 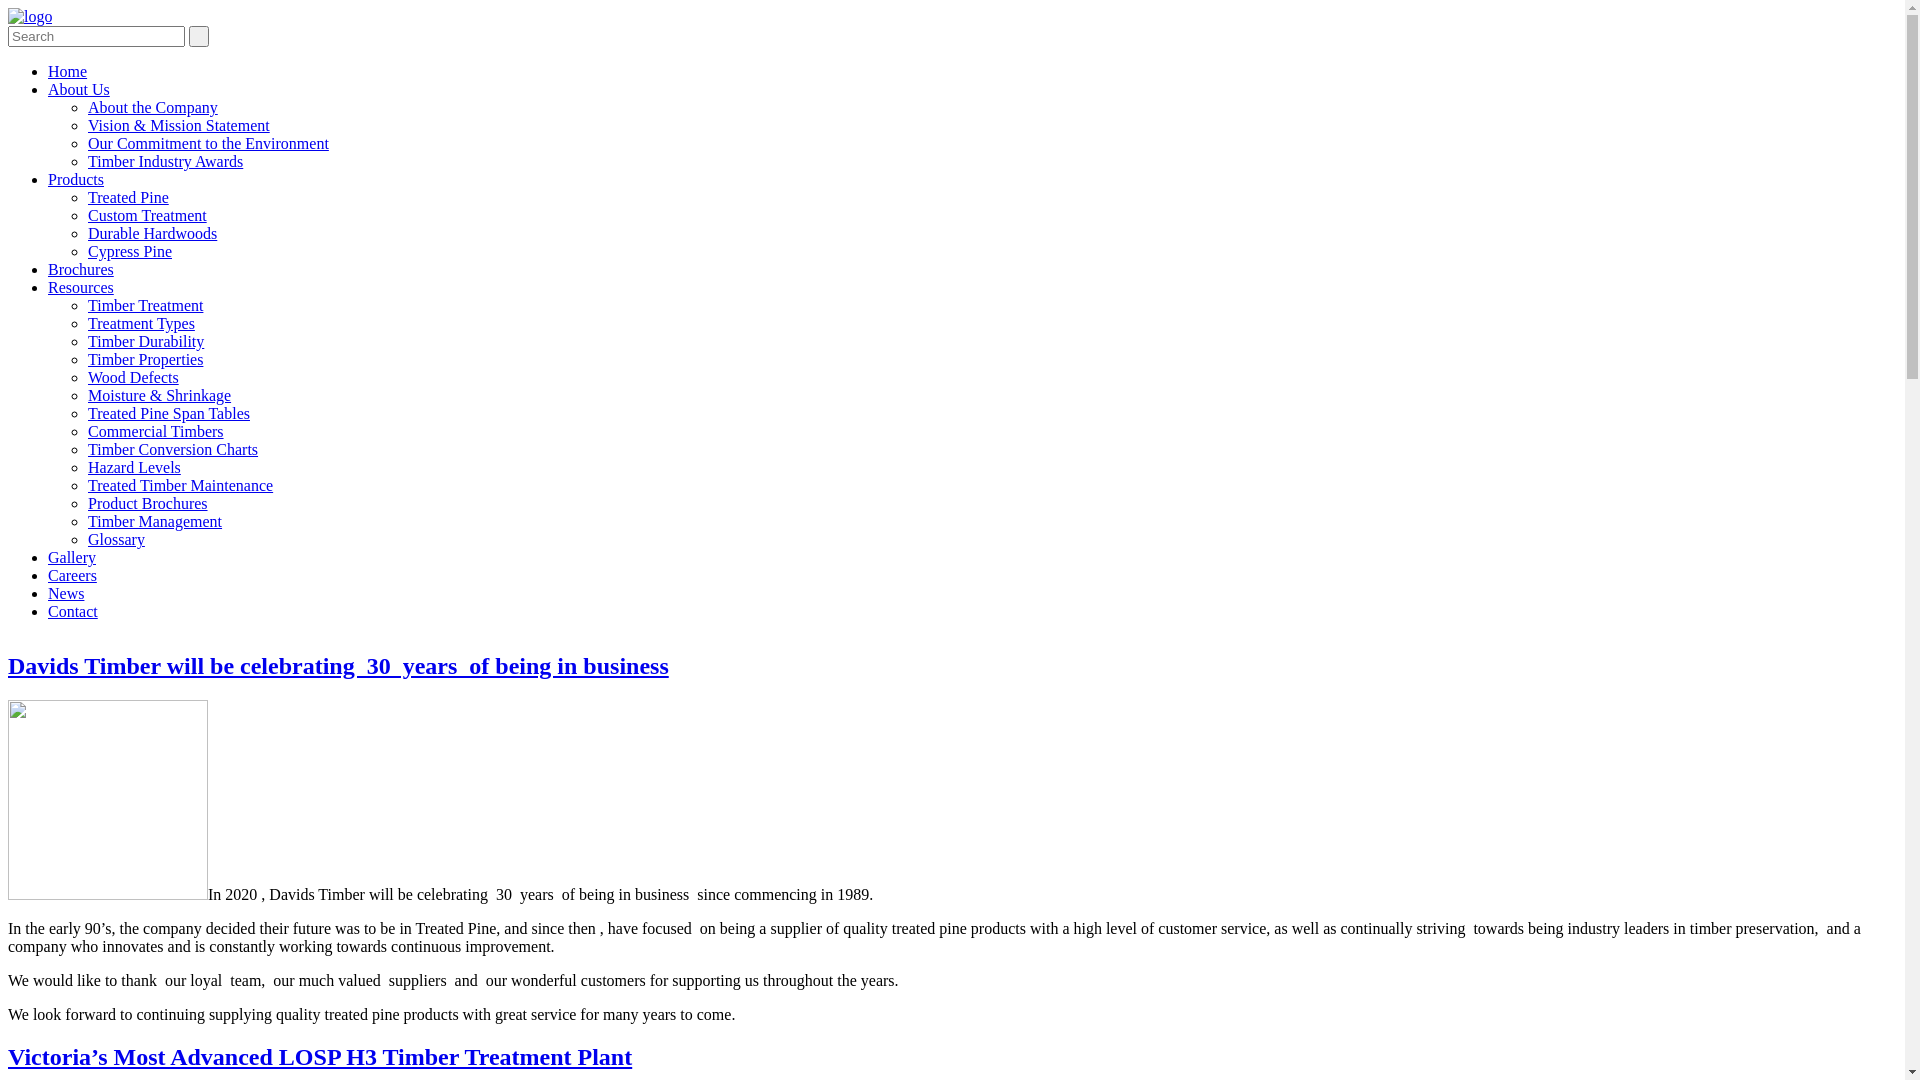 What do you see at coordinates (128, 250) in the screenshot?
I see `'Cypress Pine'` at bounding box center [128, 250].